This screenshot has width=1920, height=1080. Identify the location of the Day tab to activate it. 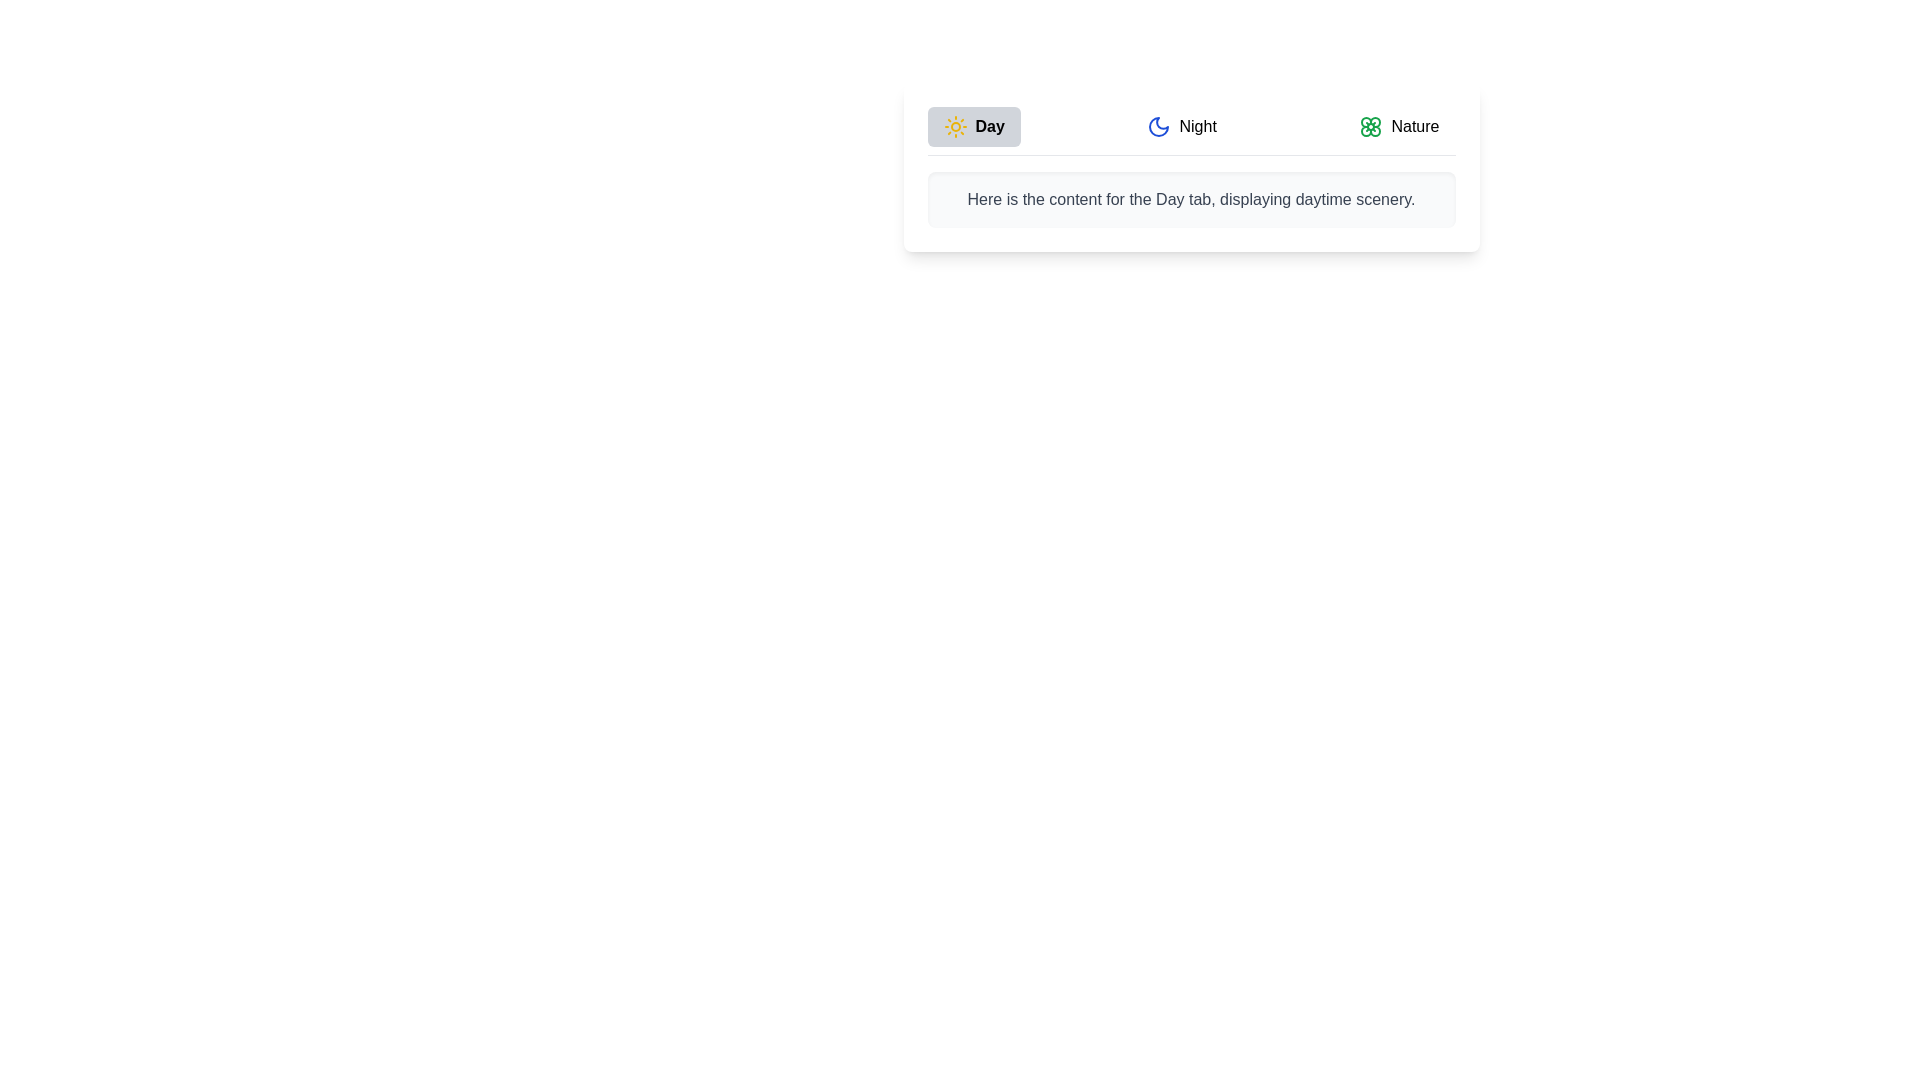
(974, 127).